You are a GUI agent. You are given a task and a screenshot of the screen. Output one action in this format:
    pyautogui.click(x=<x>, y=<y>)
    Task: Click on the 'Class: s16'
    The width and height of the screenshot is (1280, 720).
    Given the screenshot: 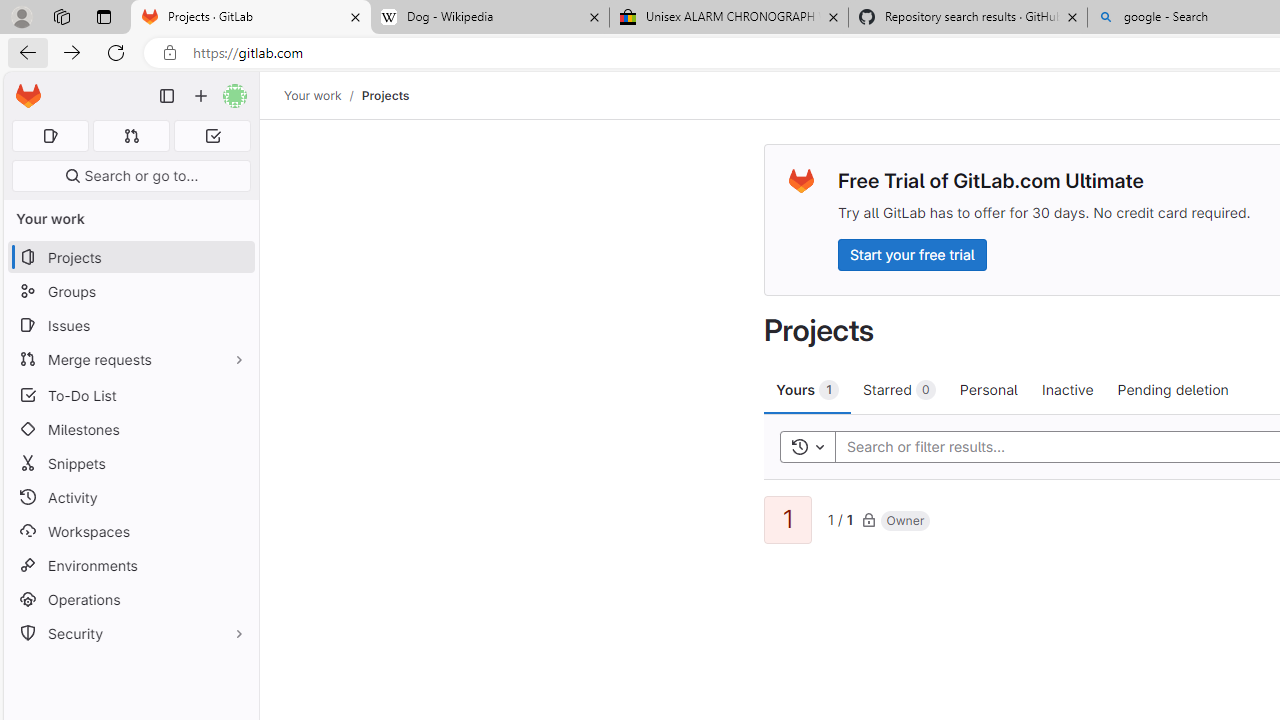 What is the action you would take?
    pyautogui.click(x=868, y=518)
    